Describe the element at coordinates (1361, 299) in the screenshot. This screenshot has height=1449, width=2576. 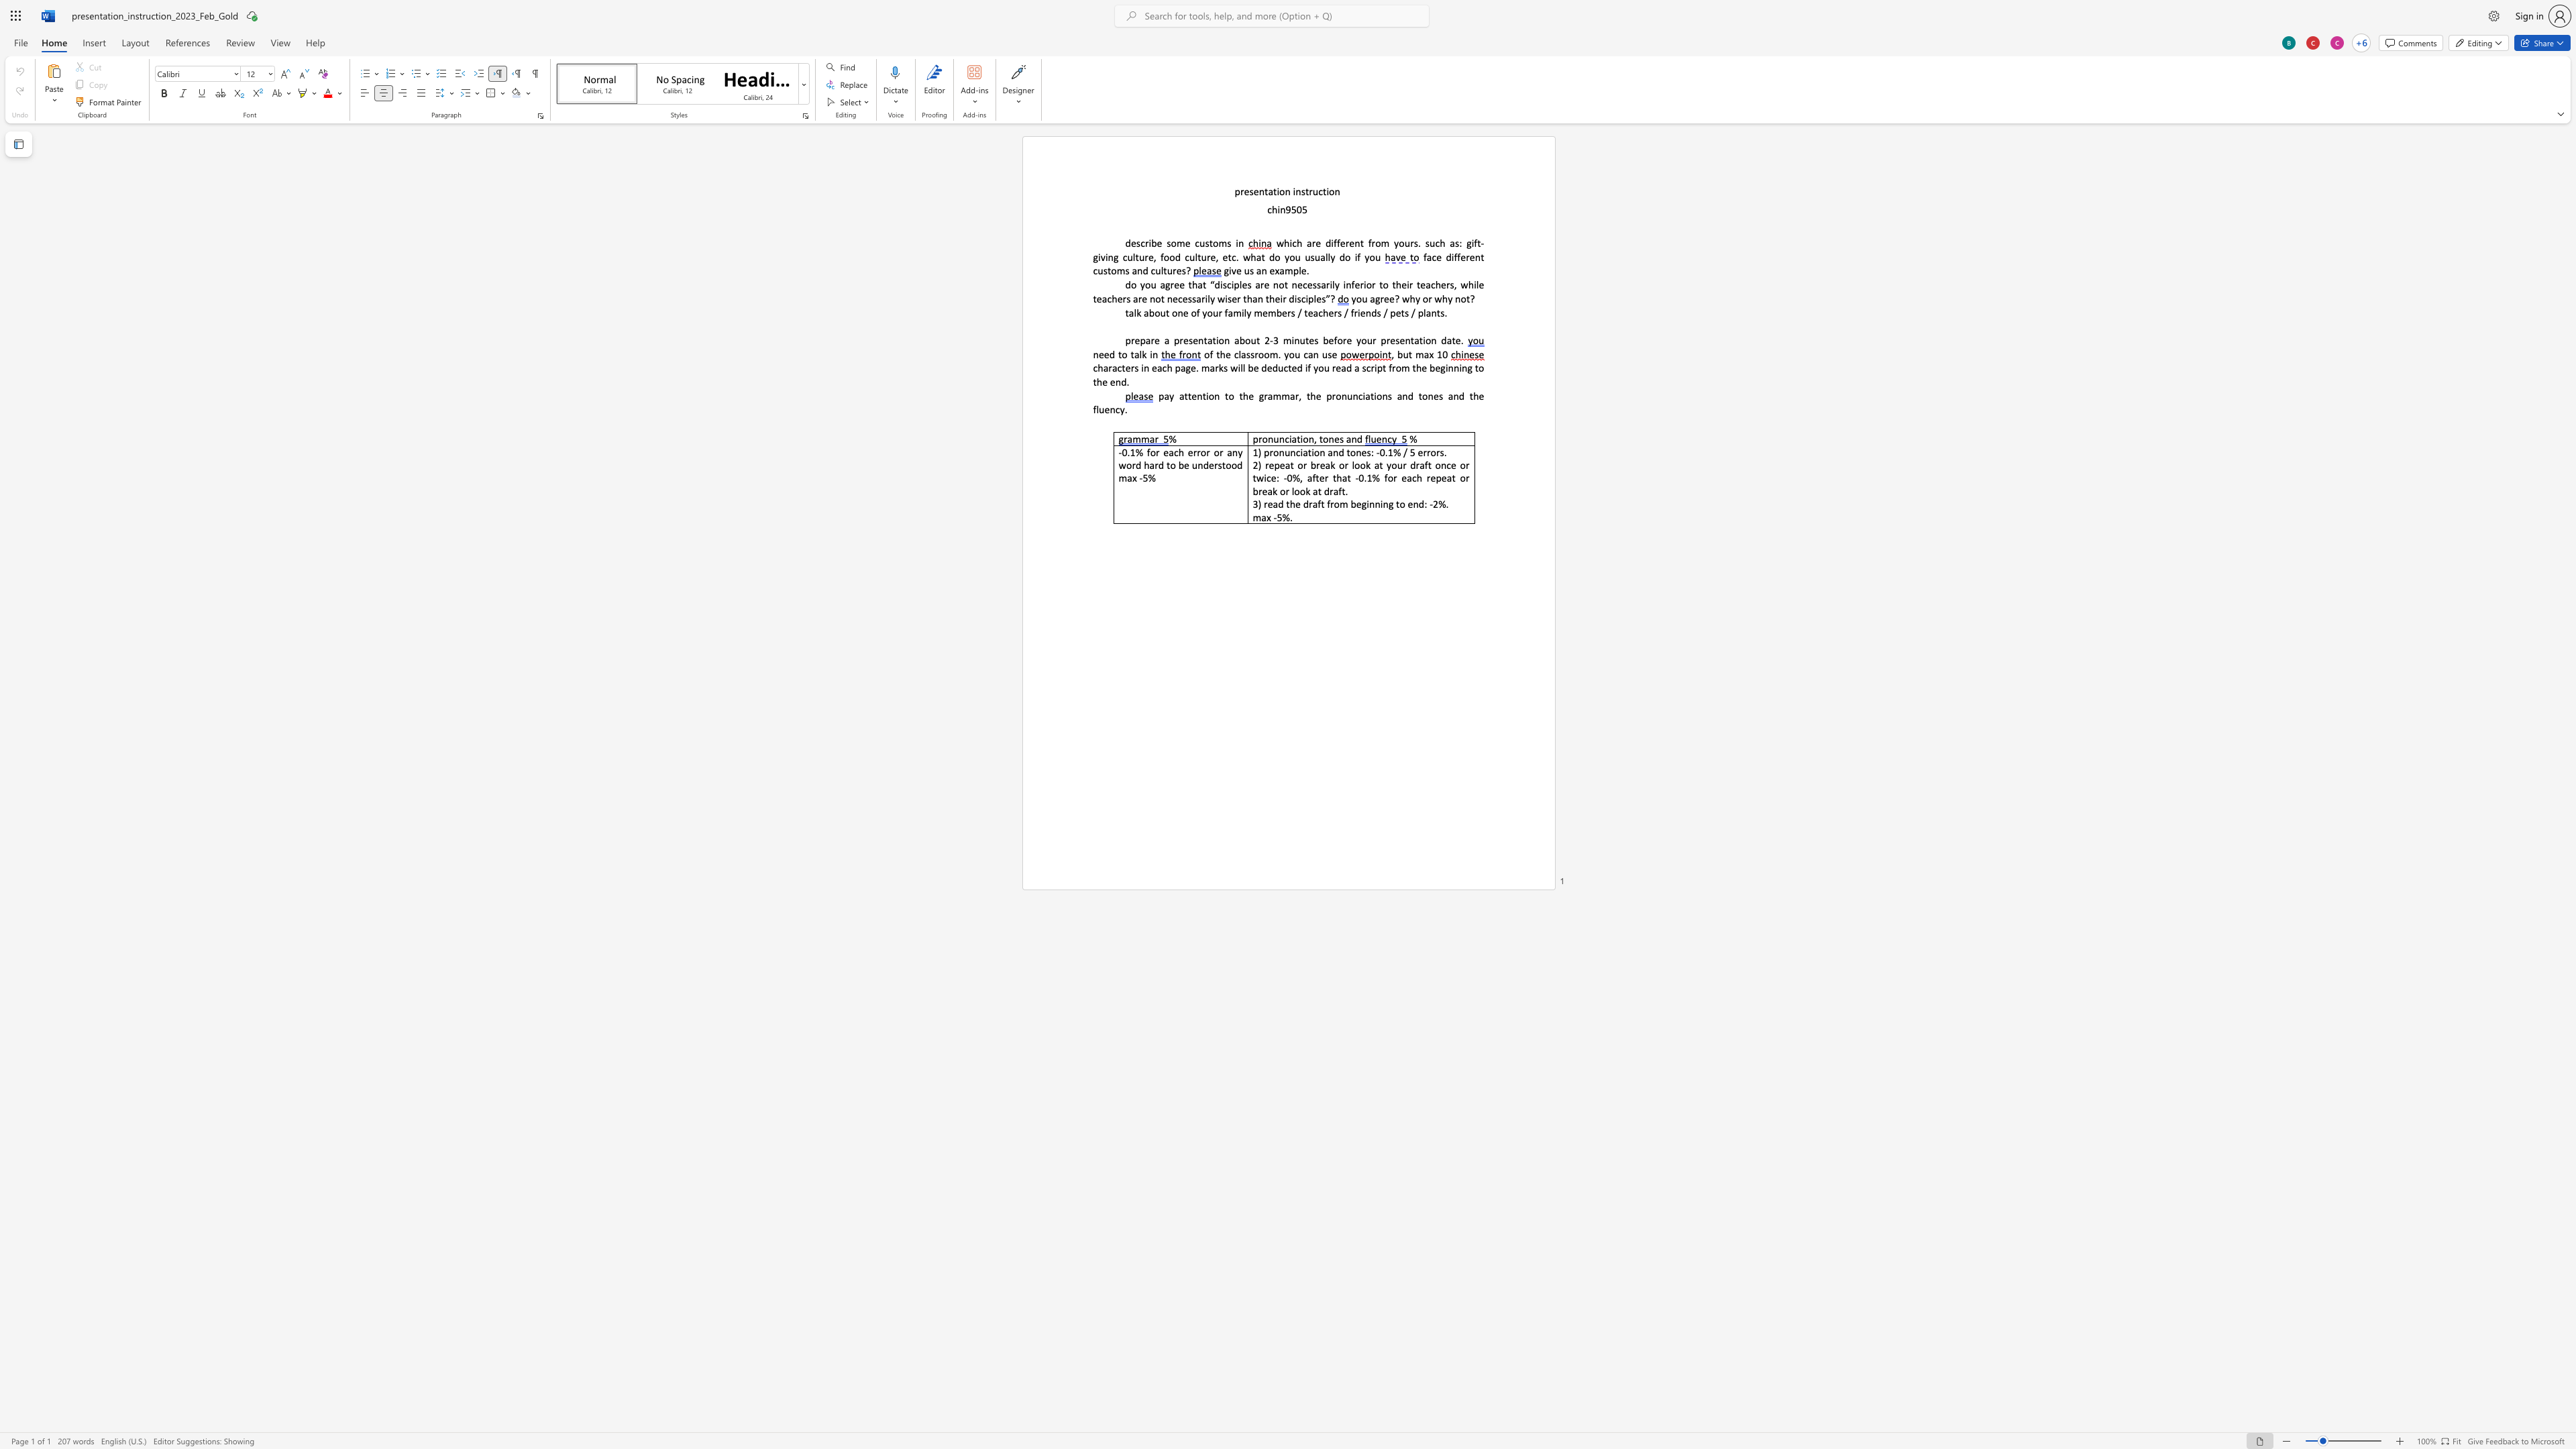
I see `the space between the continuous character "o" and "u" in the text` at that location.